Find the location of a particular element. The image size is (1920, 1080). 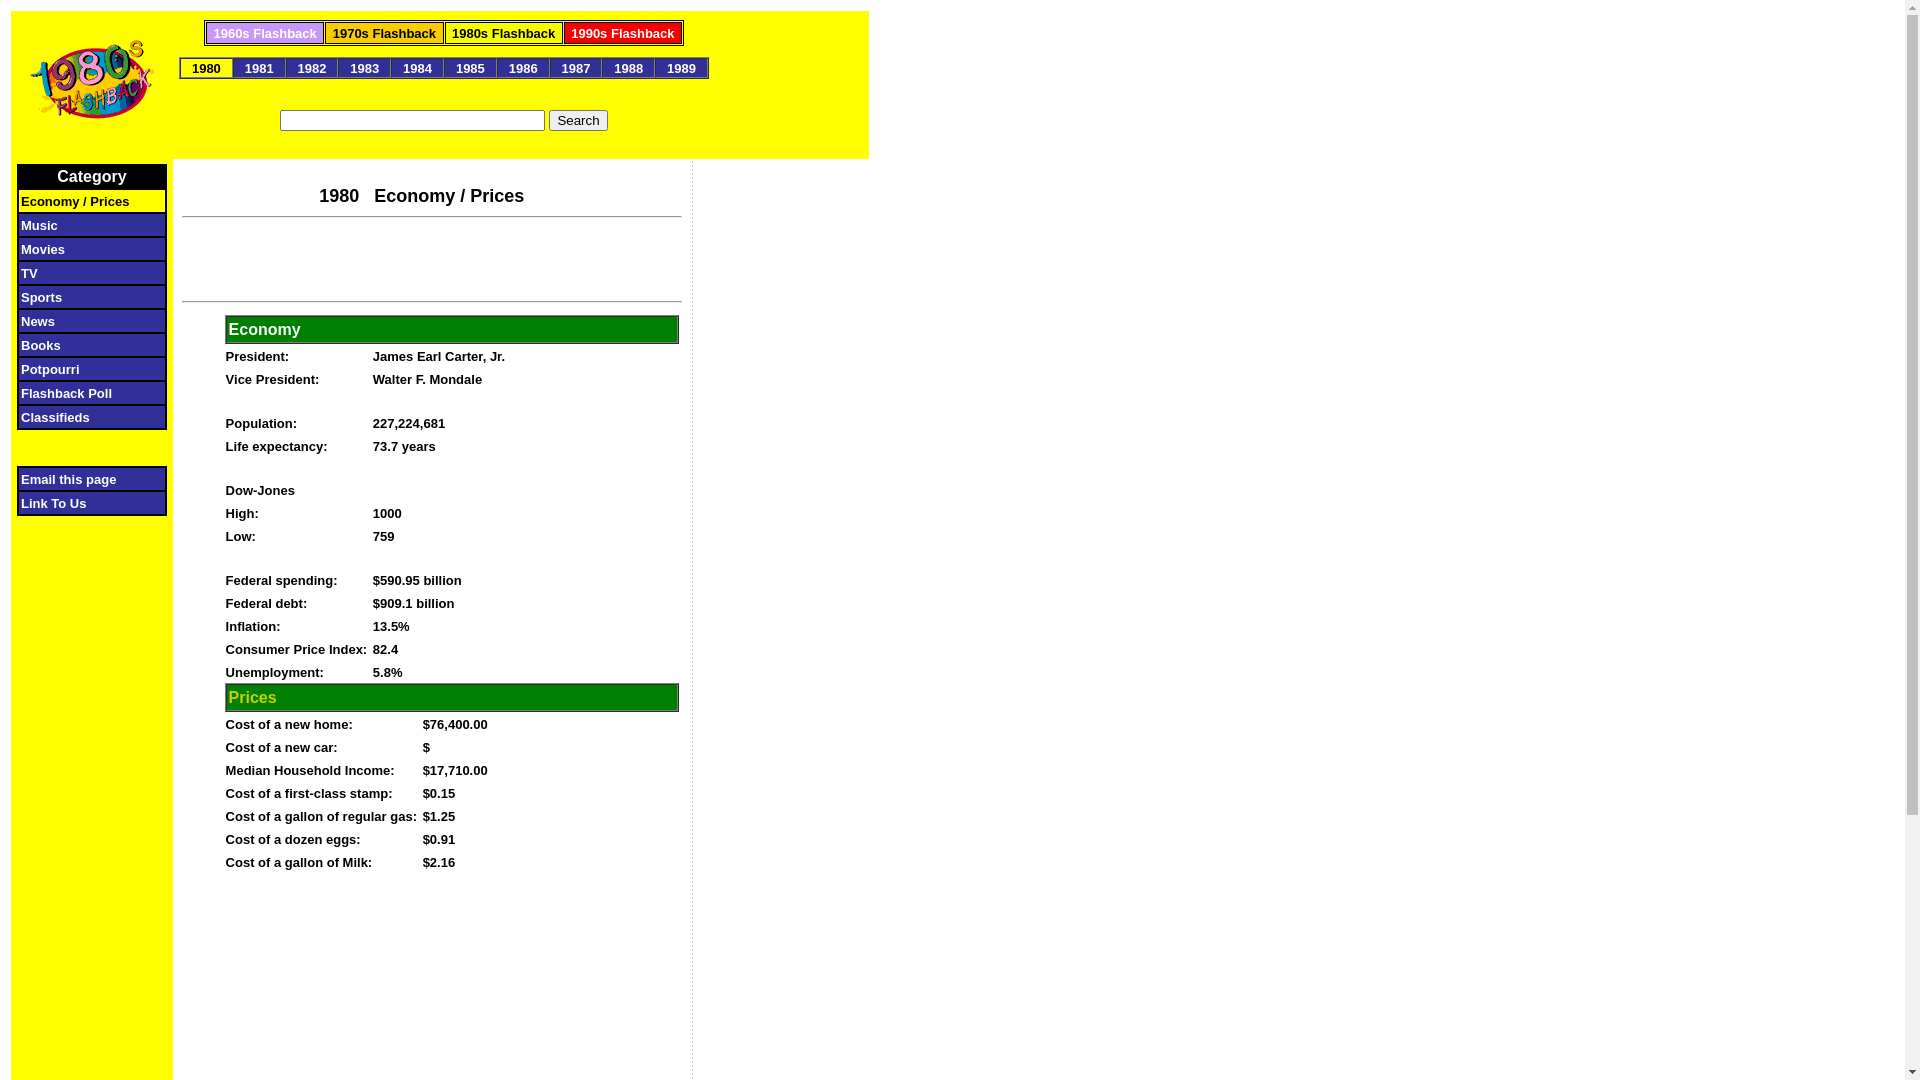

' 1984 ' is located at coordinates (416, 66).